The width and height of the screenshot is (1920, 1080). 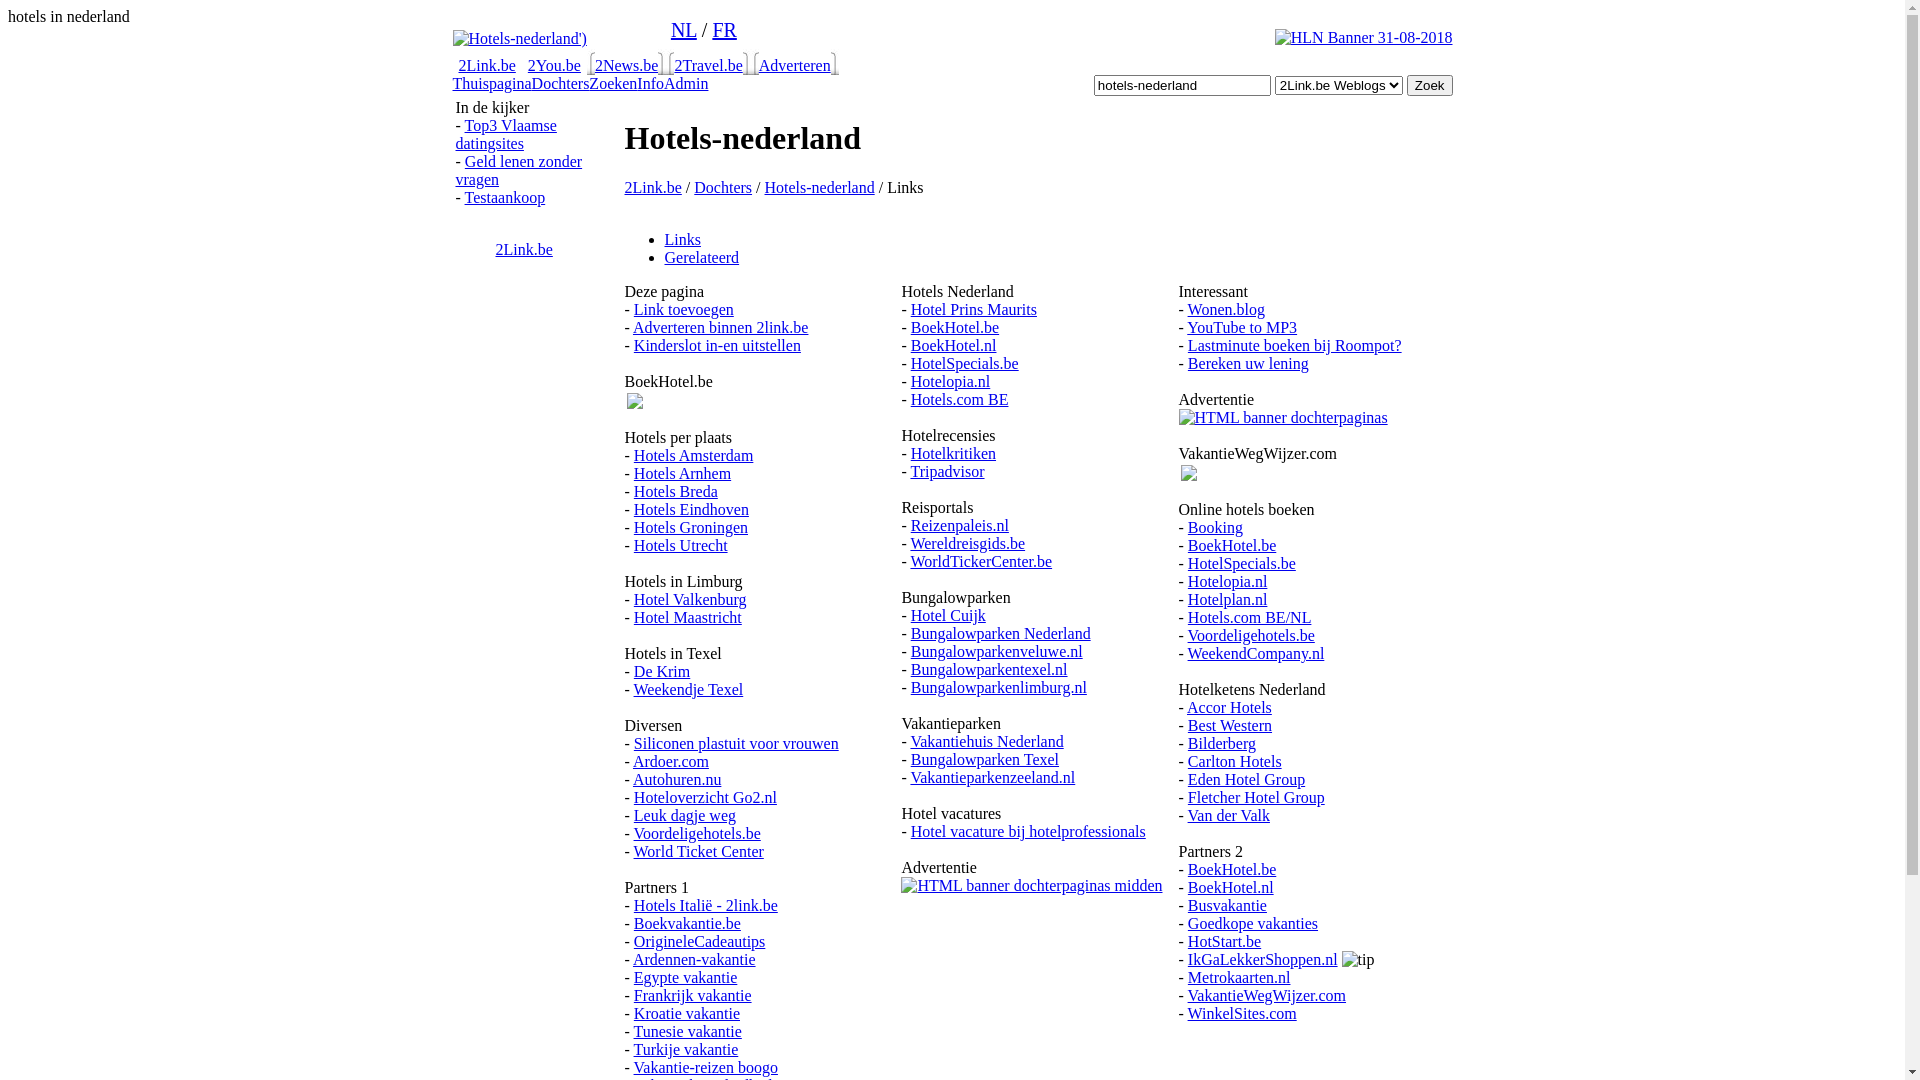 I want to click on 'Hotelopia.nl', so click(x=910, y=381).